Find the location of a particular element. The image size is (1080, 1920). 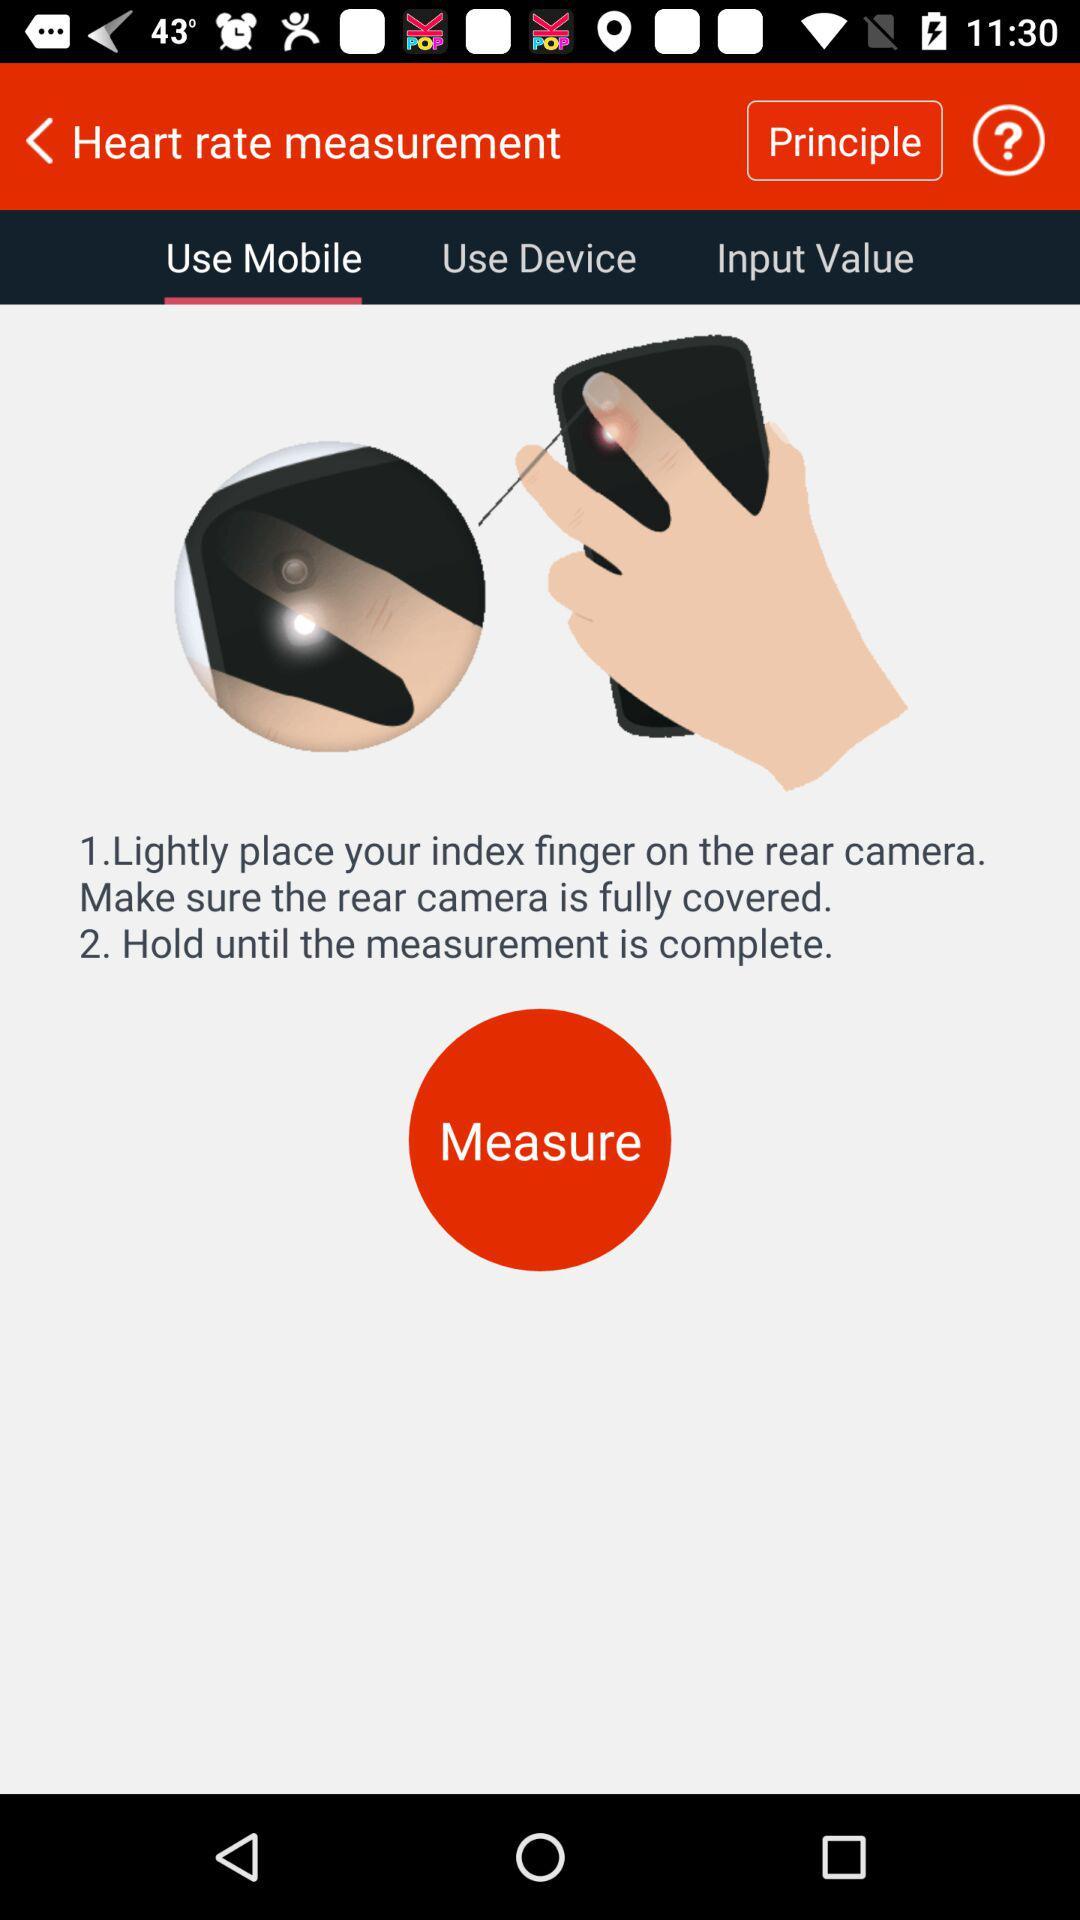

the icon above use mobile icon is located at coordinates (373, 139).